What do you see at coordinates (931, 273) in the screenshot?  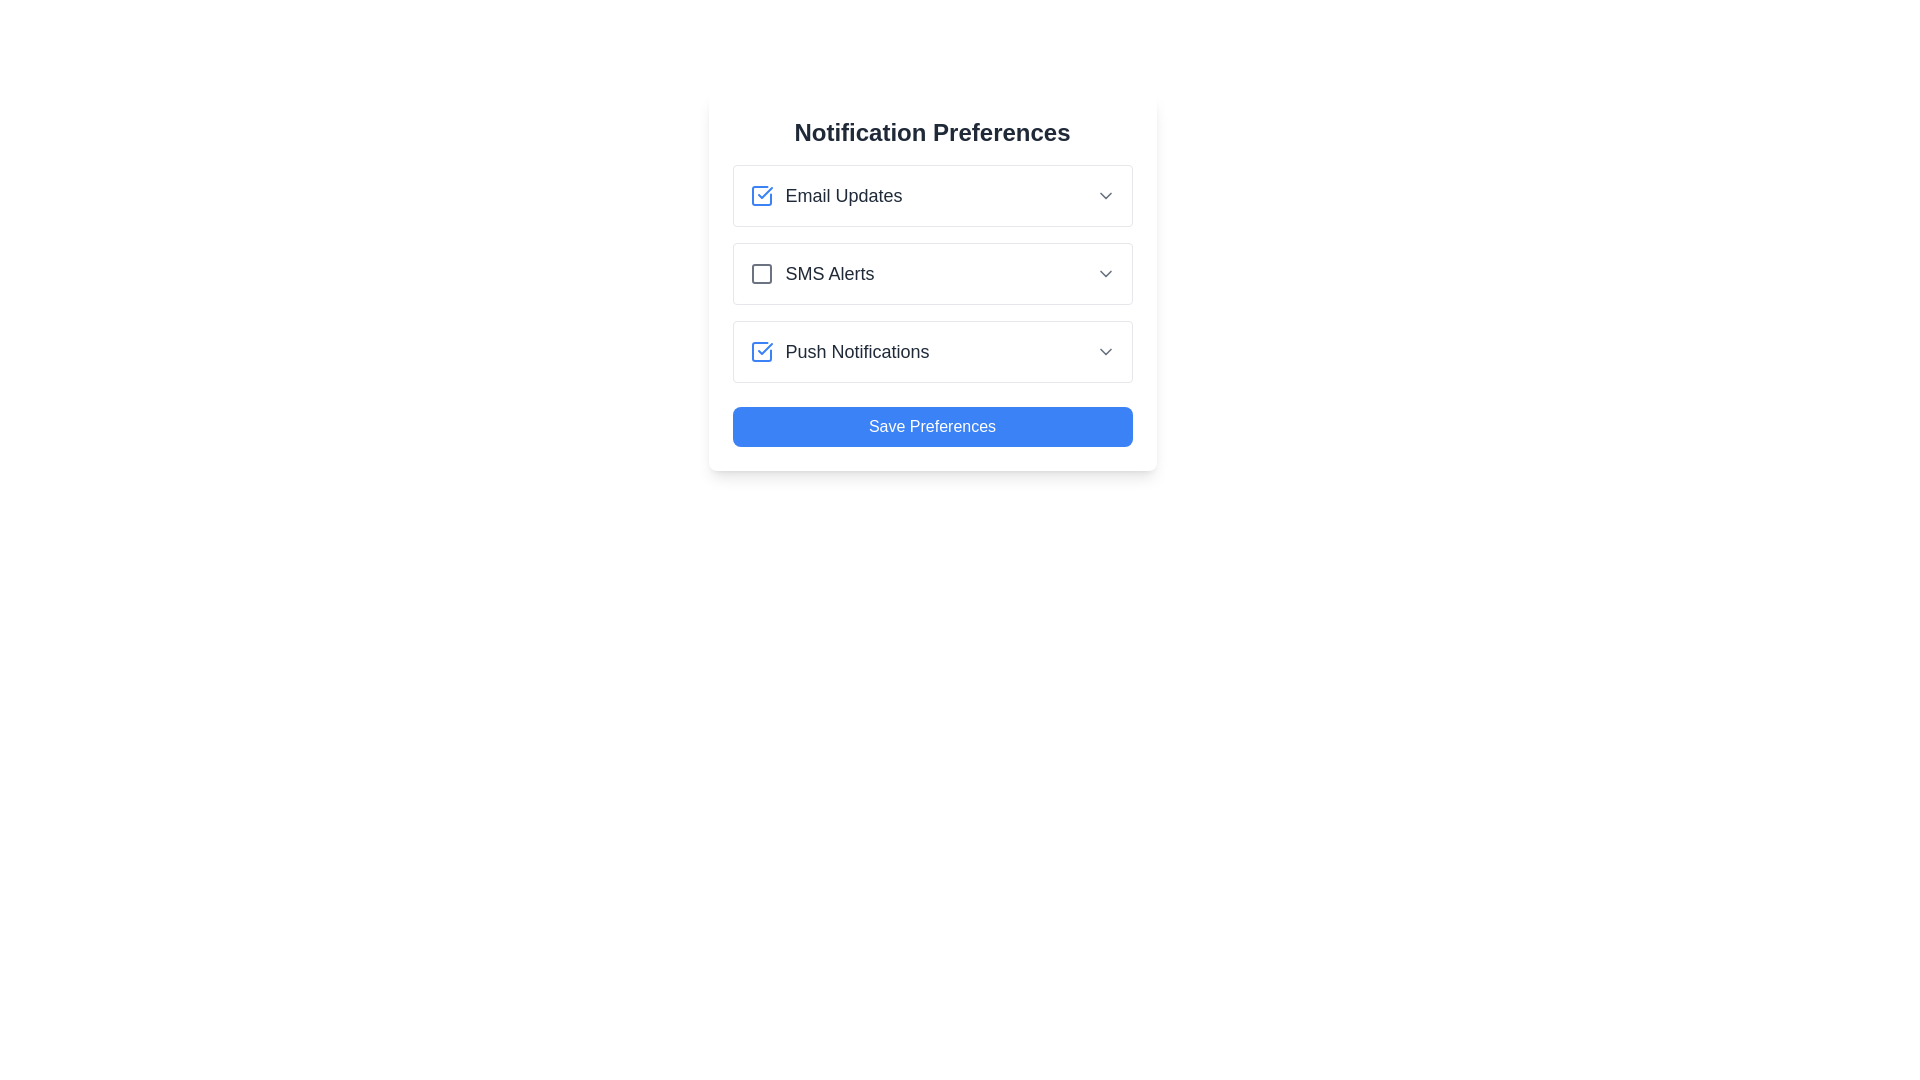 I see `the dropdown of the List Item with Checkbox and Dropdown labeled 'SMS Alerts' to view additional options` at bounding box center [931, 273].